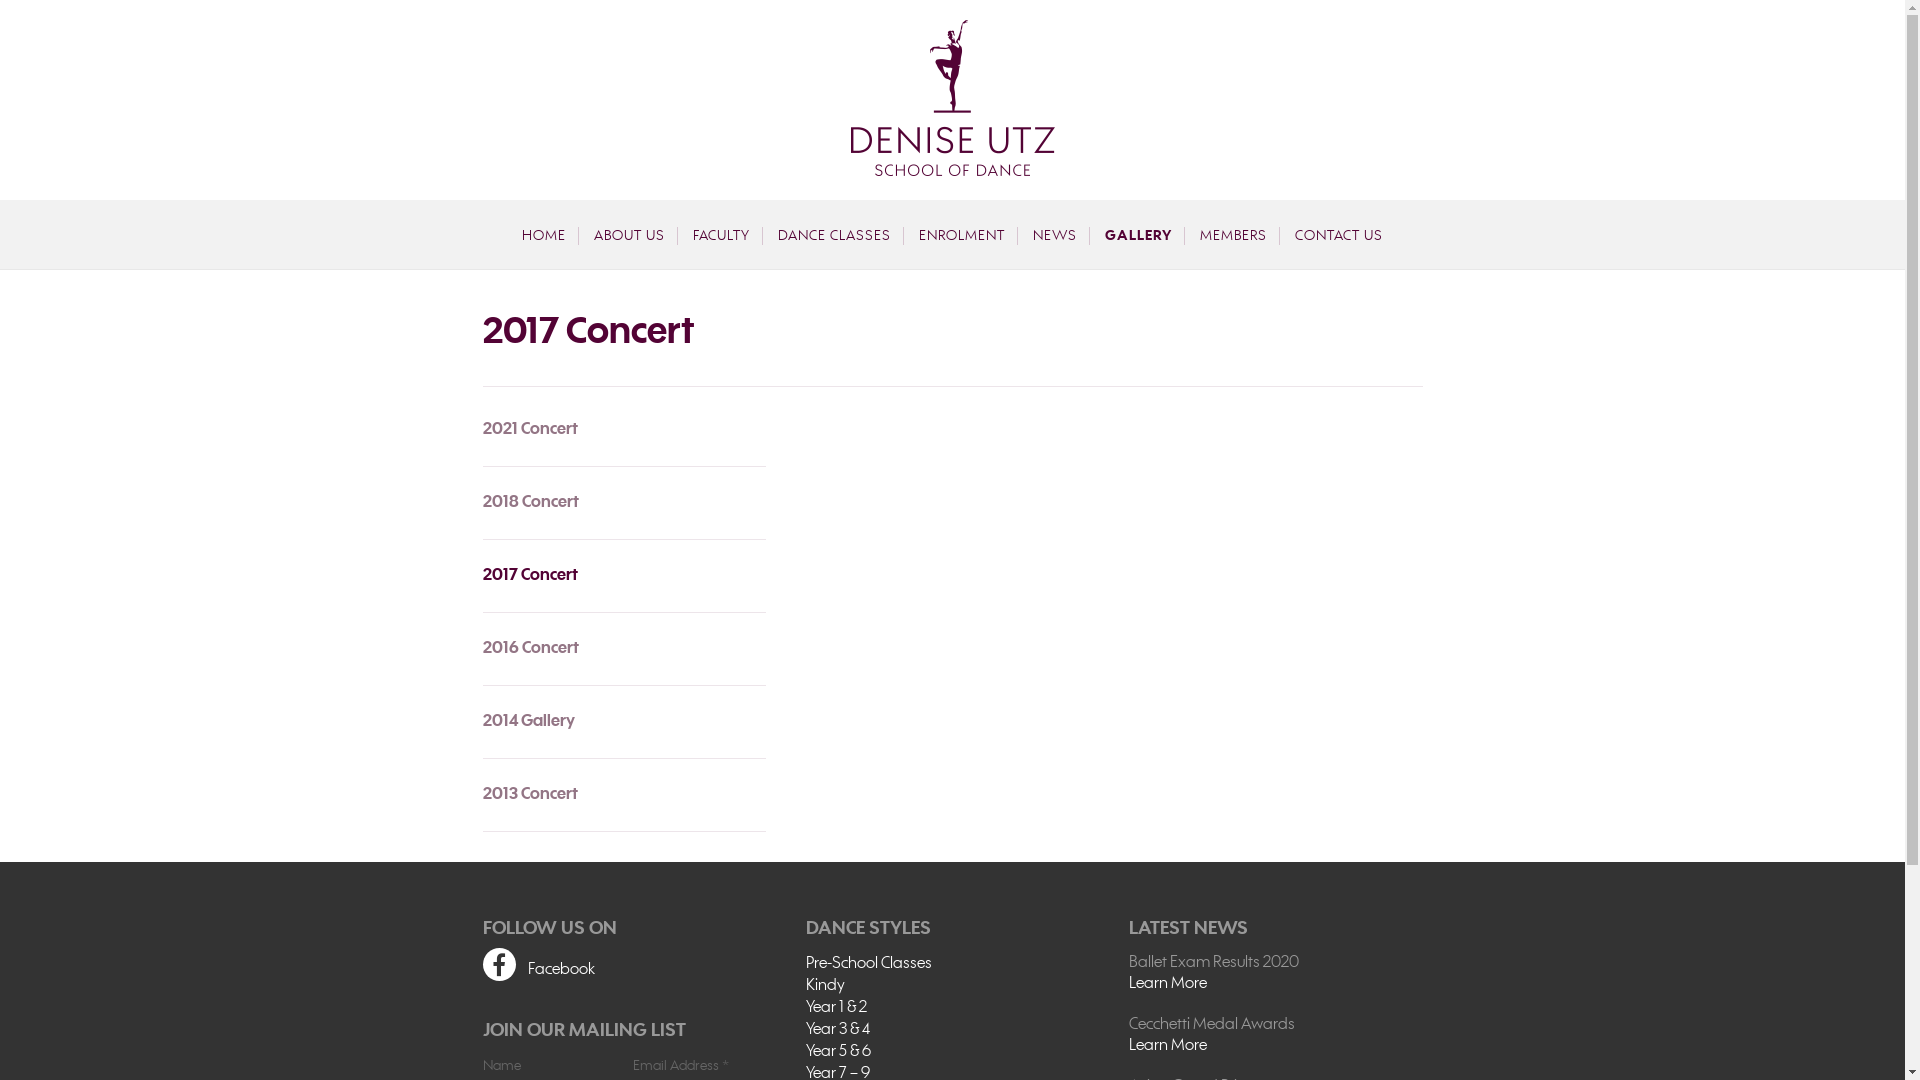 This screenshot has height=1080, width=1920. I want to click on 'Year 3 & 4', so click(806, 1029).